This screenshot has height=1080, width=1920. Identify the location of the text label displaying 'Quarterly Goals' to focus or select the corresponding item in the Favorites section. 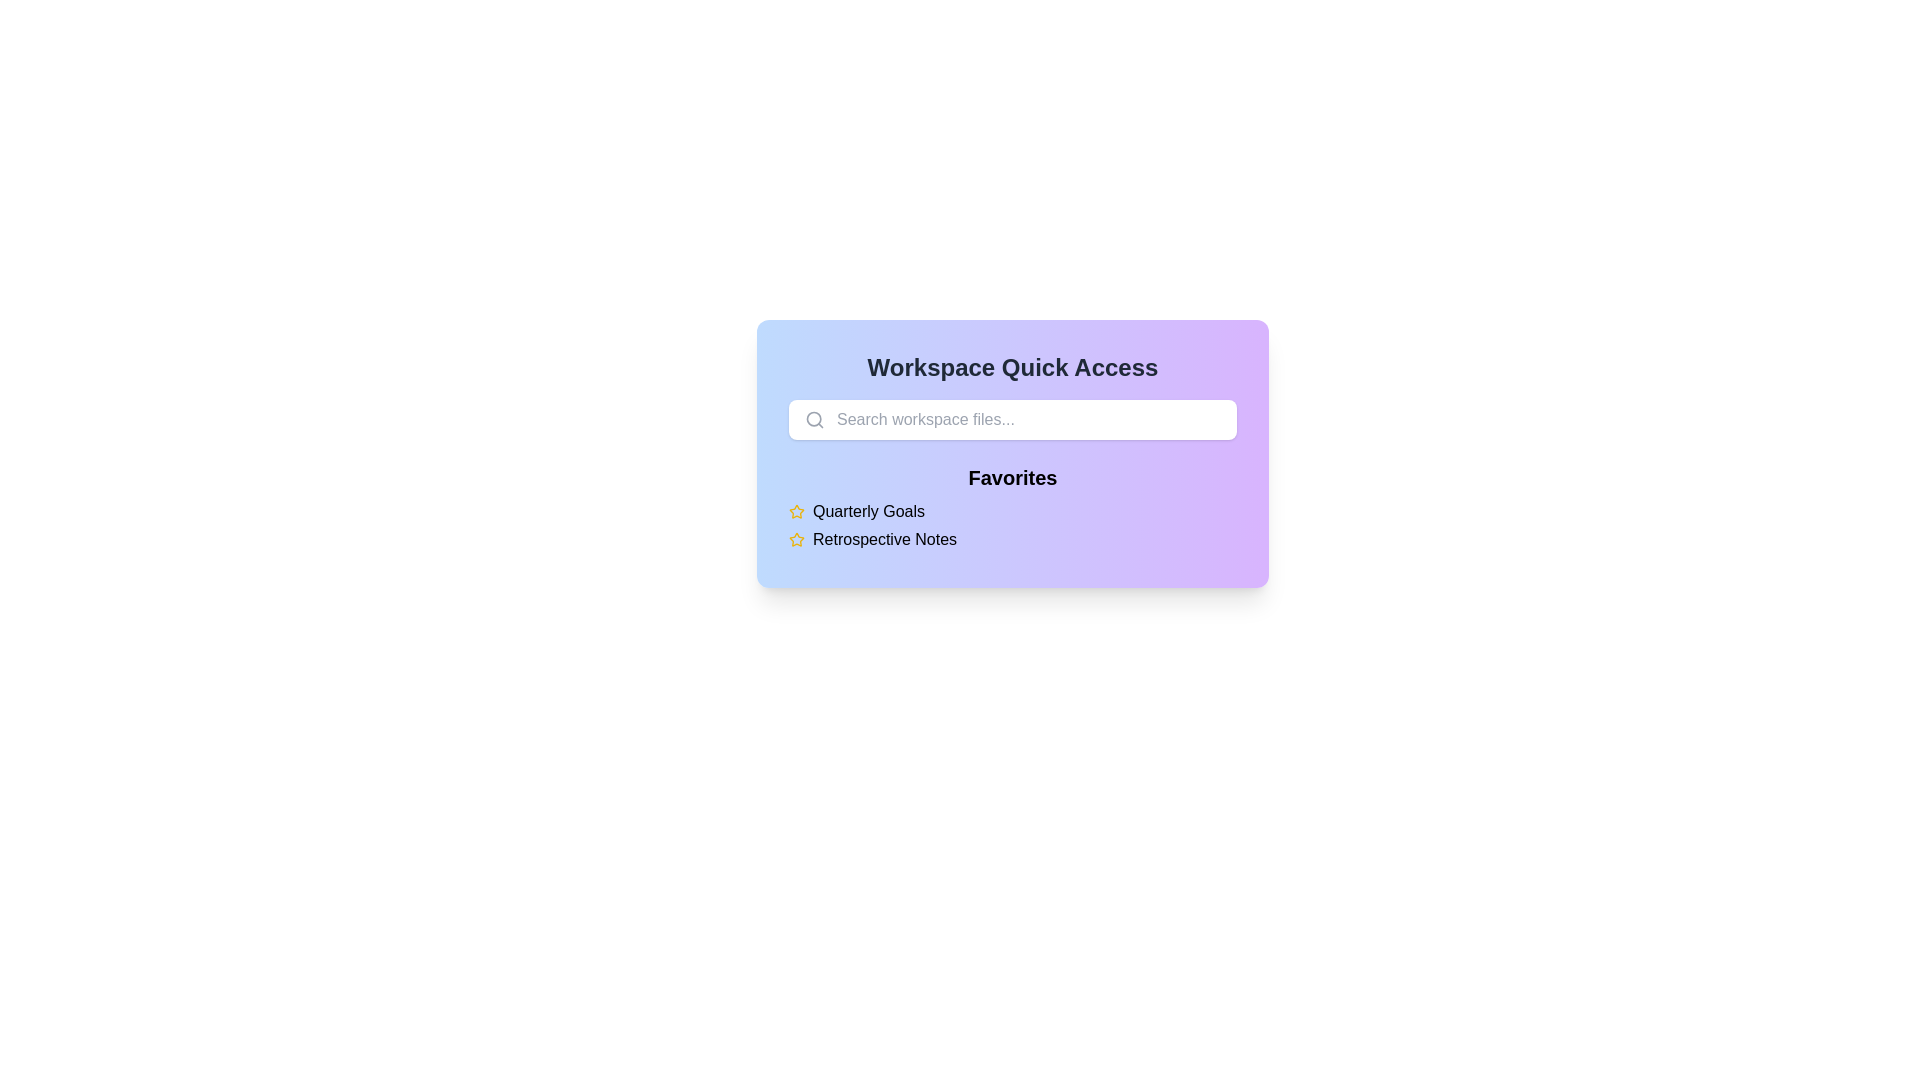
(868, 511).